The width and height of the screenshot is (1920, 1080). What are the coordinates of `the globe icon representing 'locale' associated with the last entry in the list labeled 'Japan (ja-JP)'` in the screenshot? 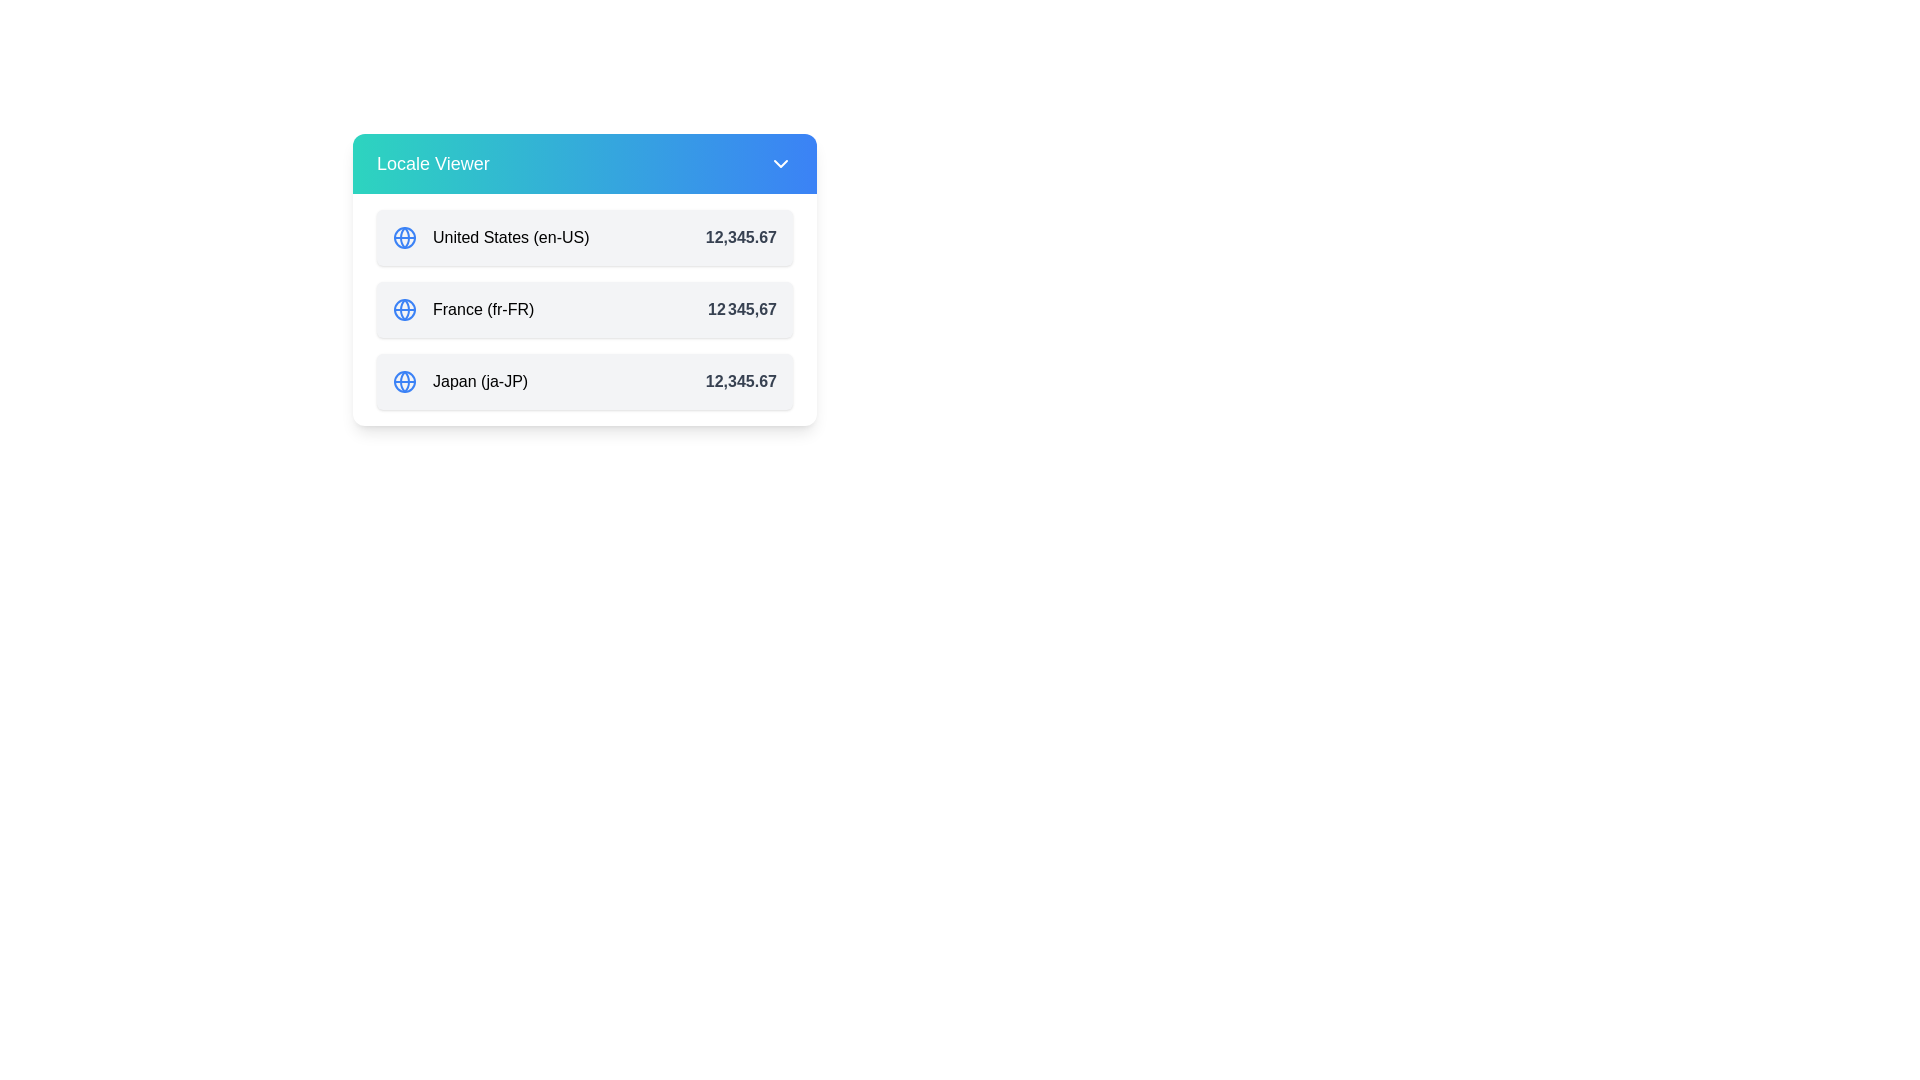 It's located at (403, 381).